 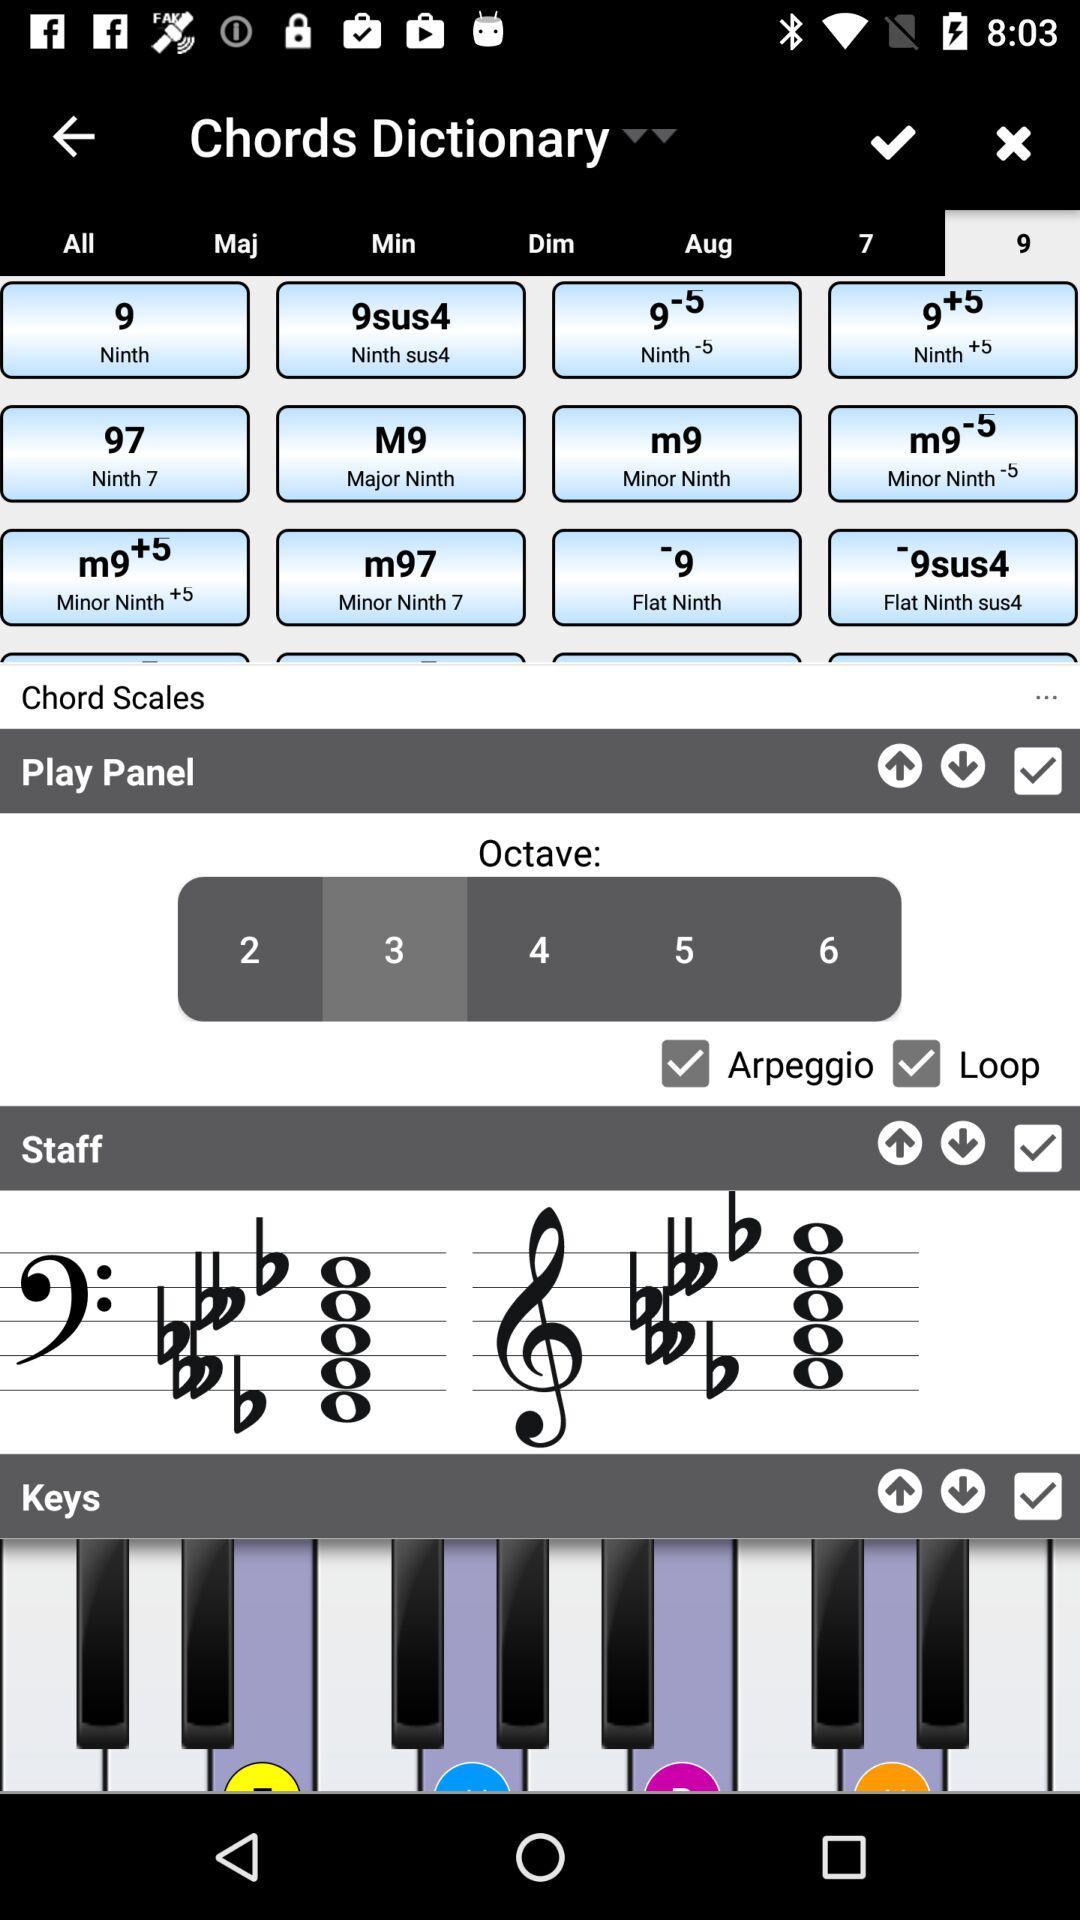 What do you see at coordinates (577, 1665) in the screenshot?
I see `key of a music instrument` at bounding box center [577, 1665].